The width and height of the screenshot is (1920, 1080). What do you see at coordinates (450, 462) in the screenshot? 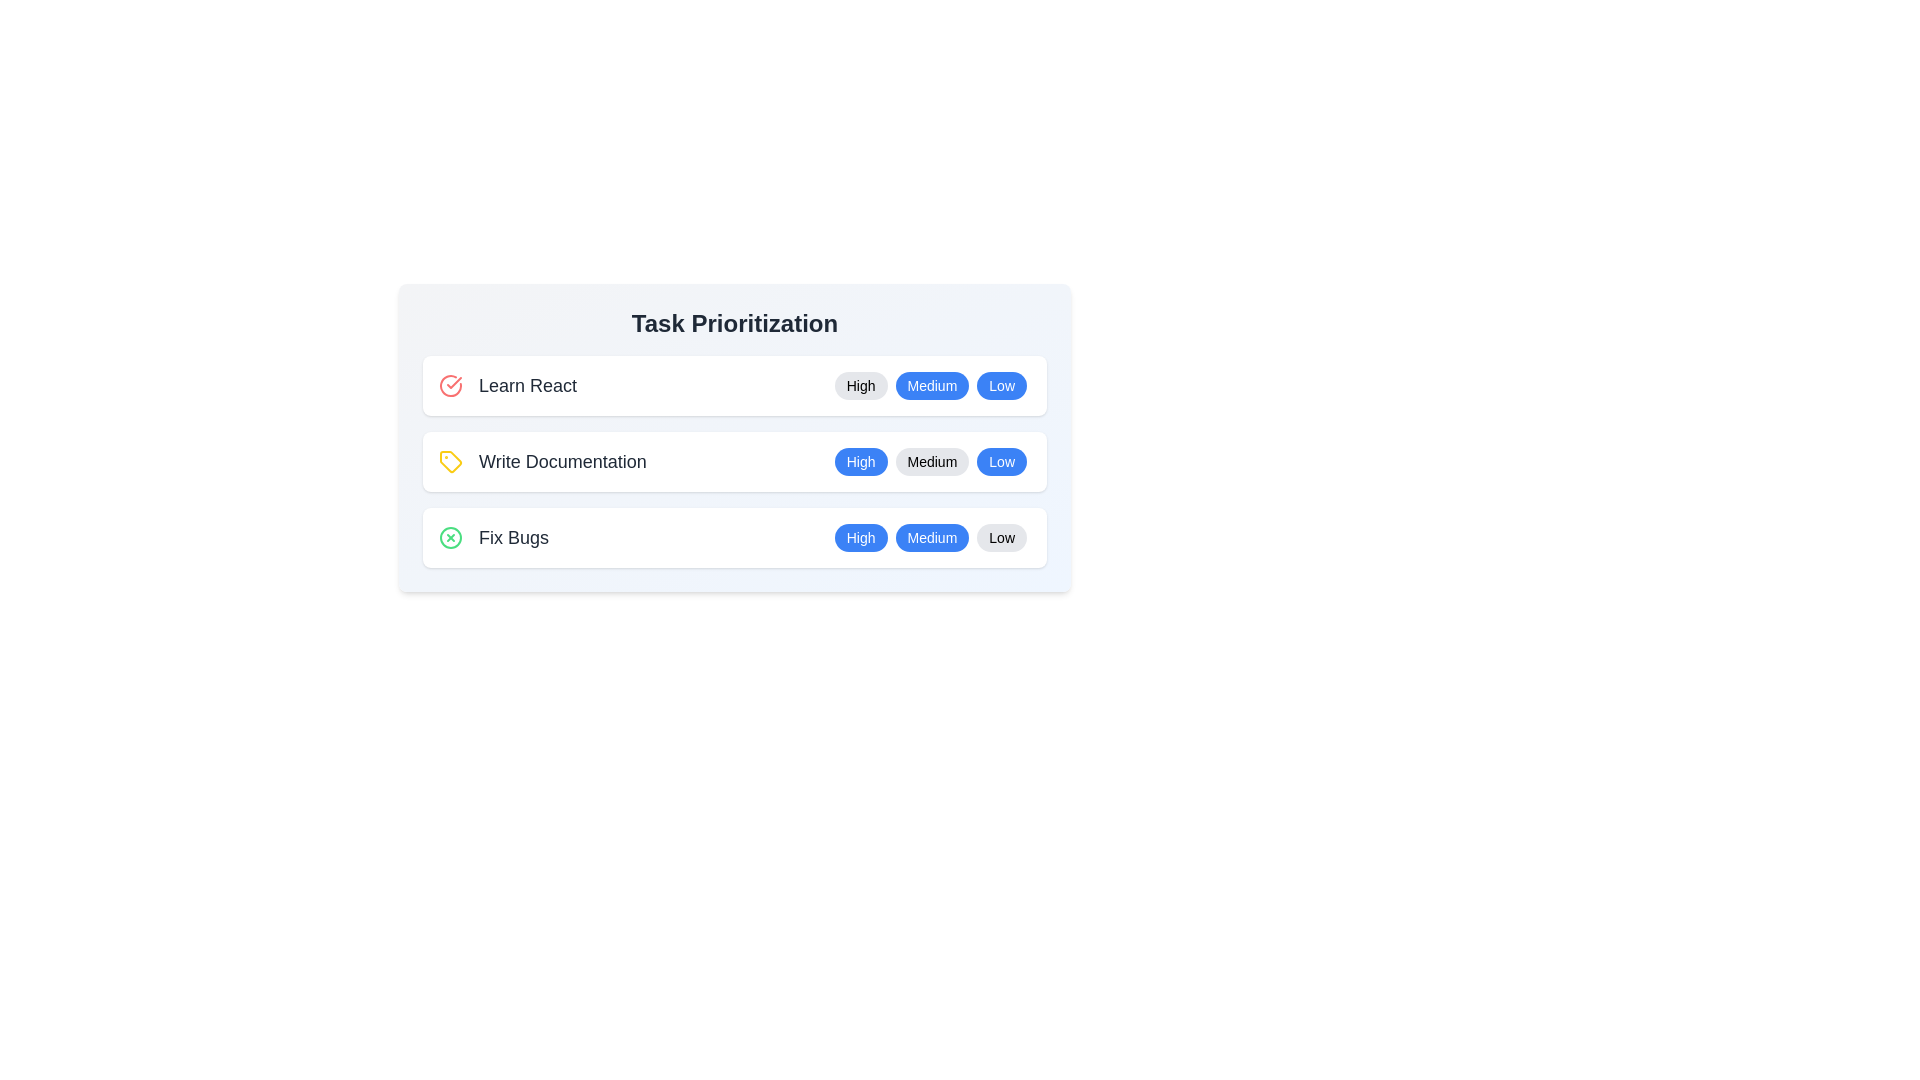
I see `the icon next to the task Write Documentation` at bounding box center [450, 462].